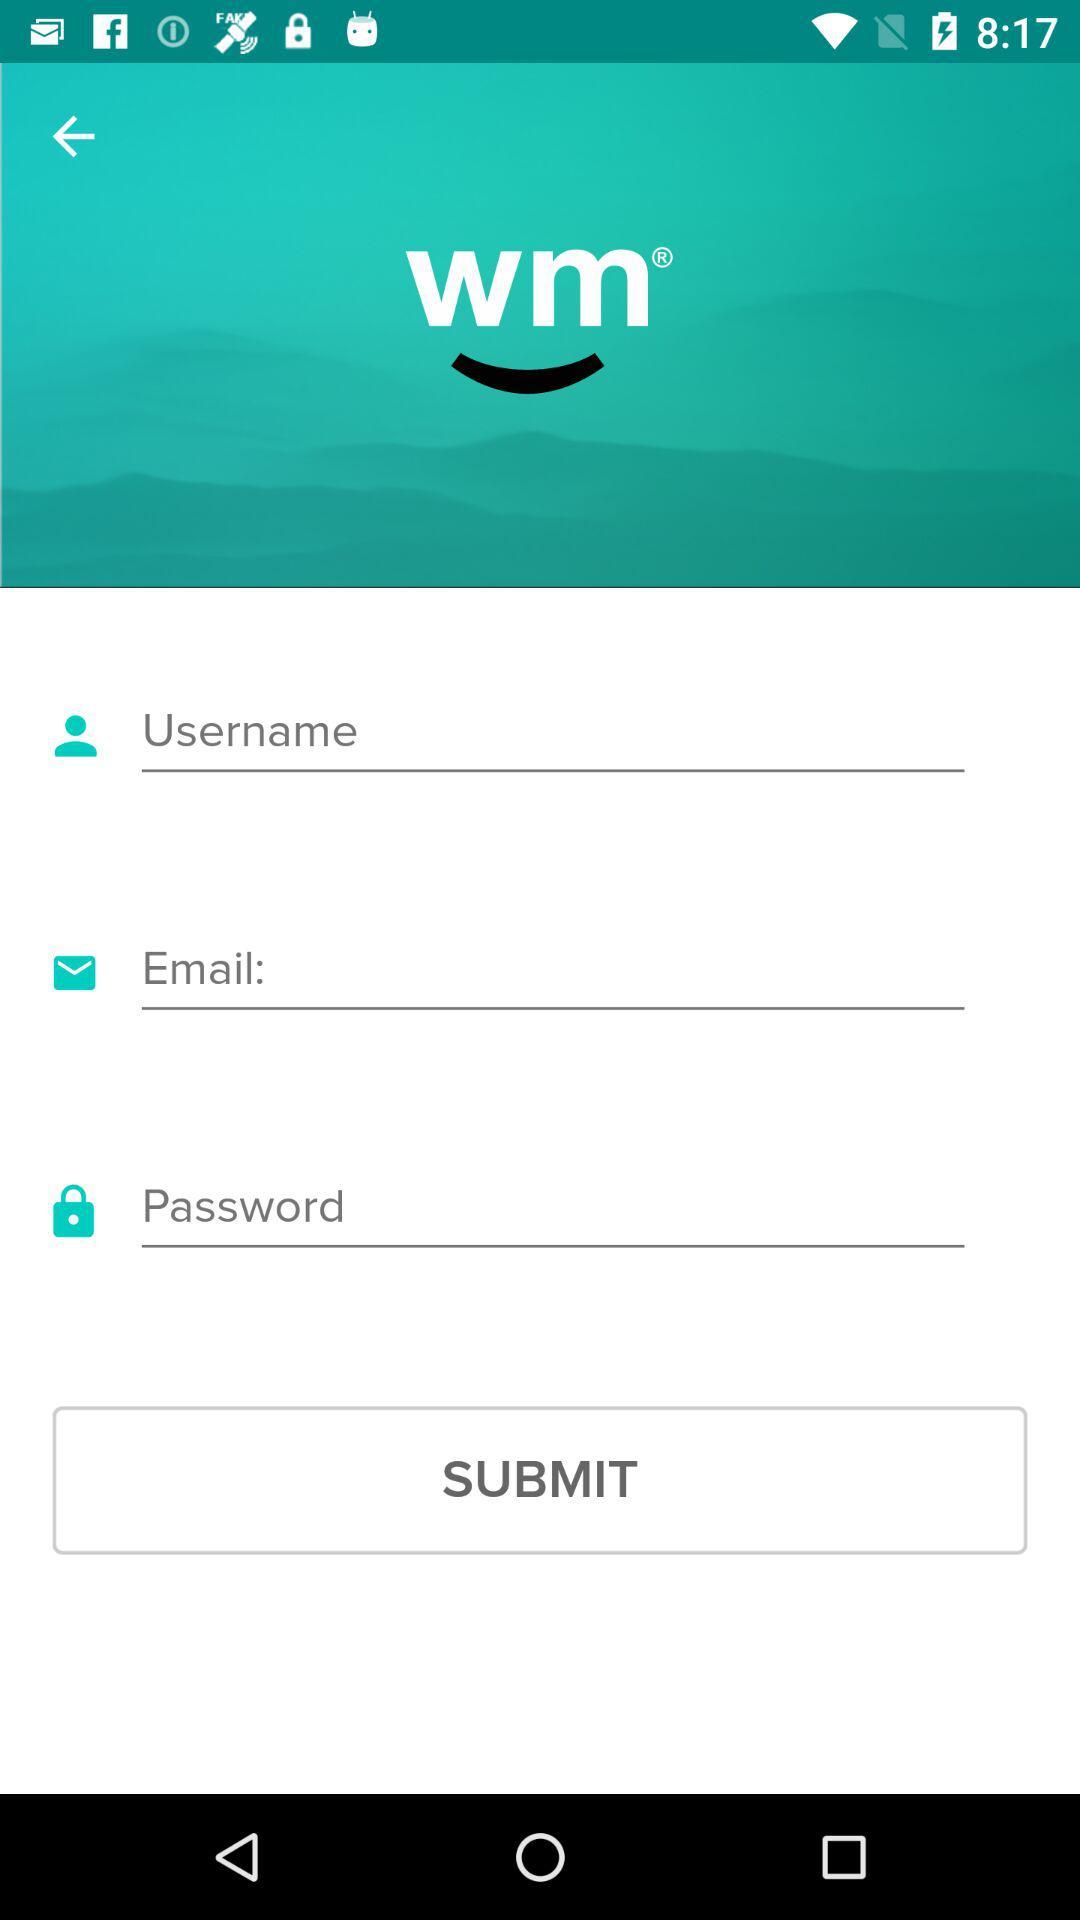 The height and width of the screenshot is (1920, 1080). I want to click on the item at the top left corner, so click(72, 135).